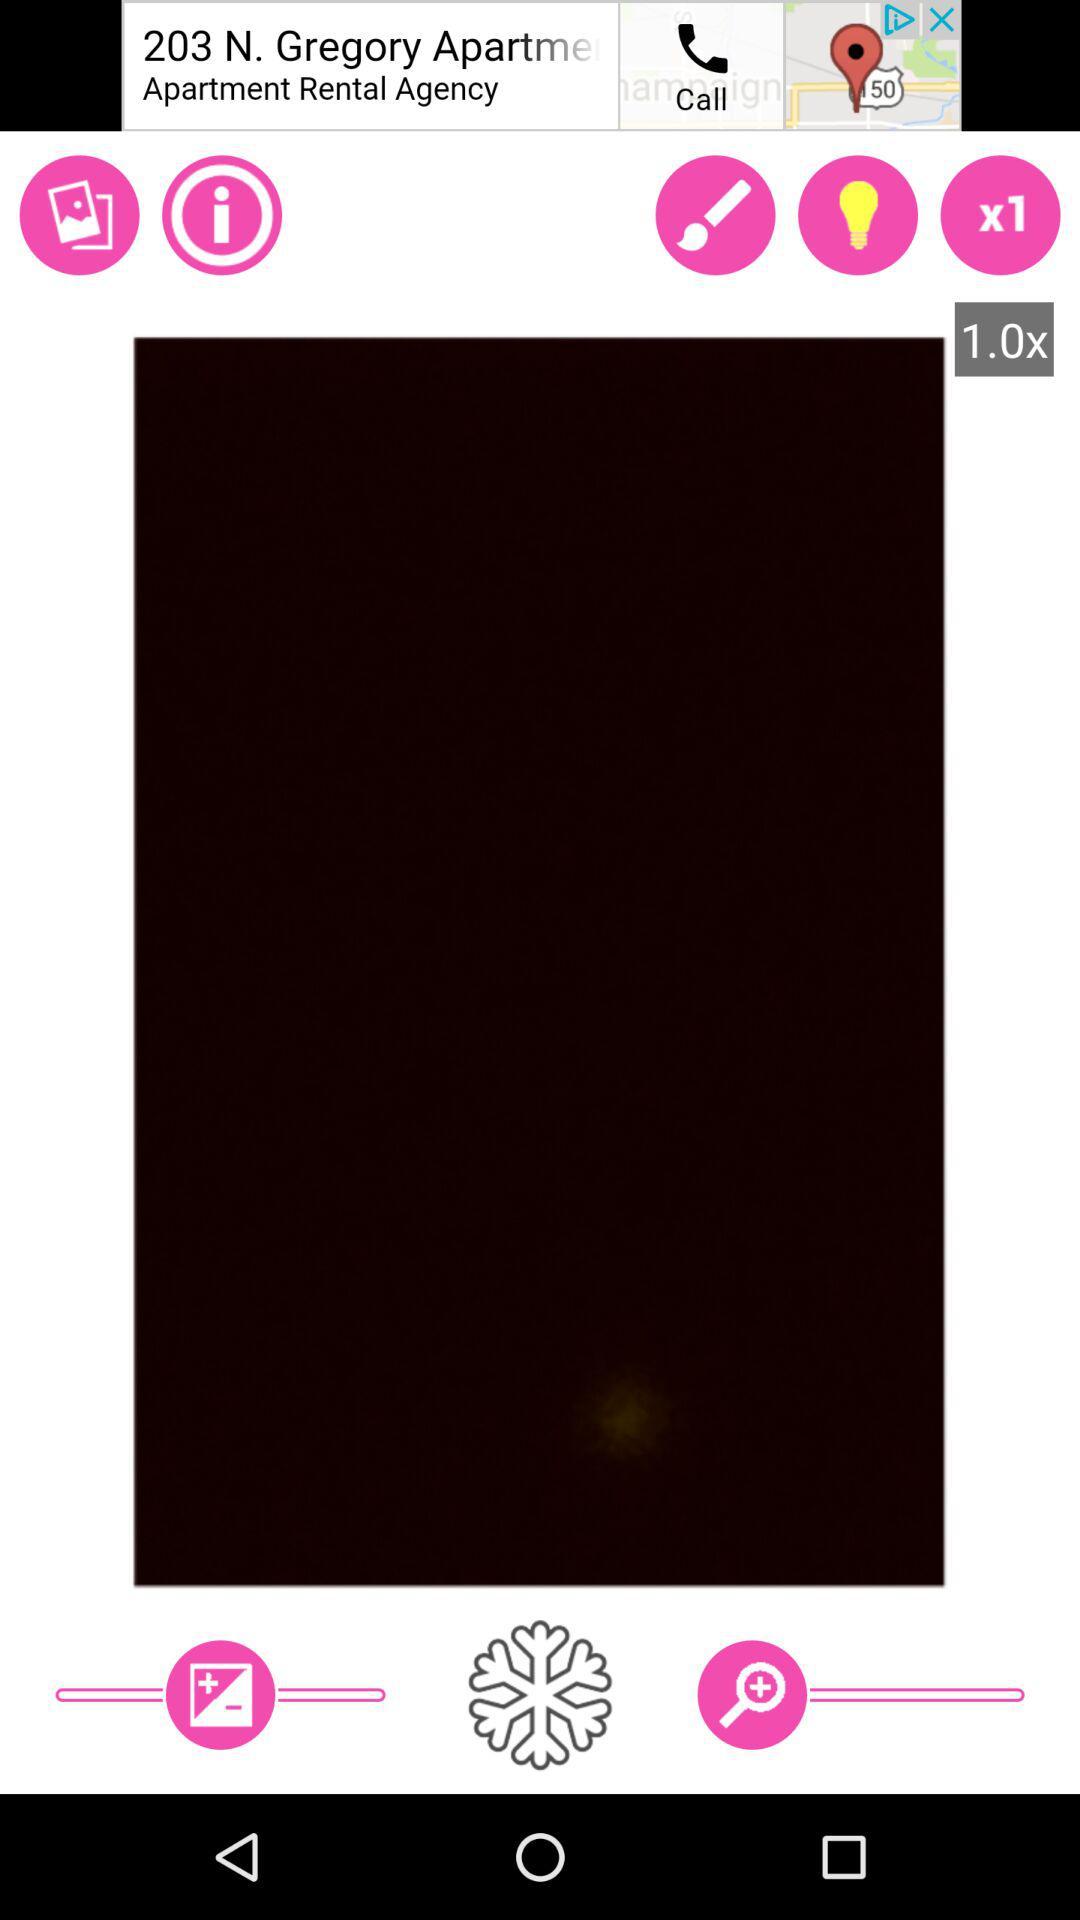 The image size is (1080, 1920). Describe the element at coordinates (78, 215) in the screenshot. I see `the wallpaper icon` at that location.